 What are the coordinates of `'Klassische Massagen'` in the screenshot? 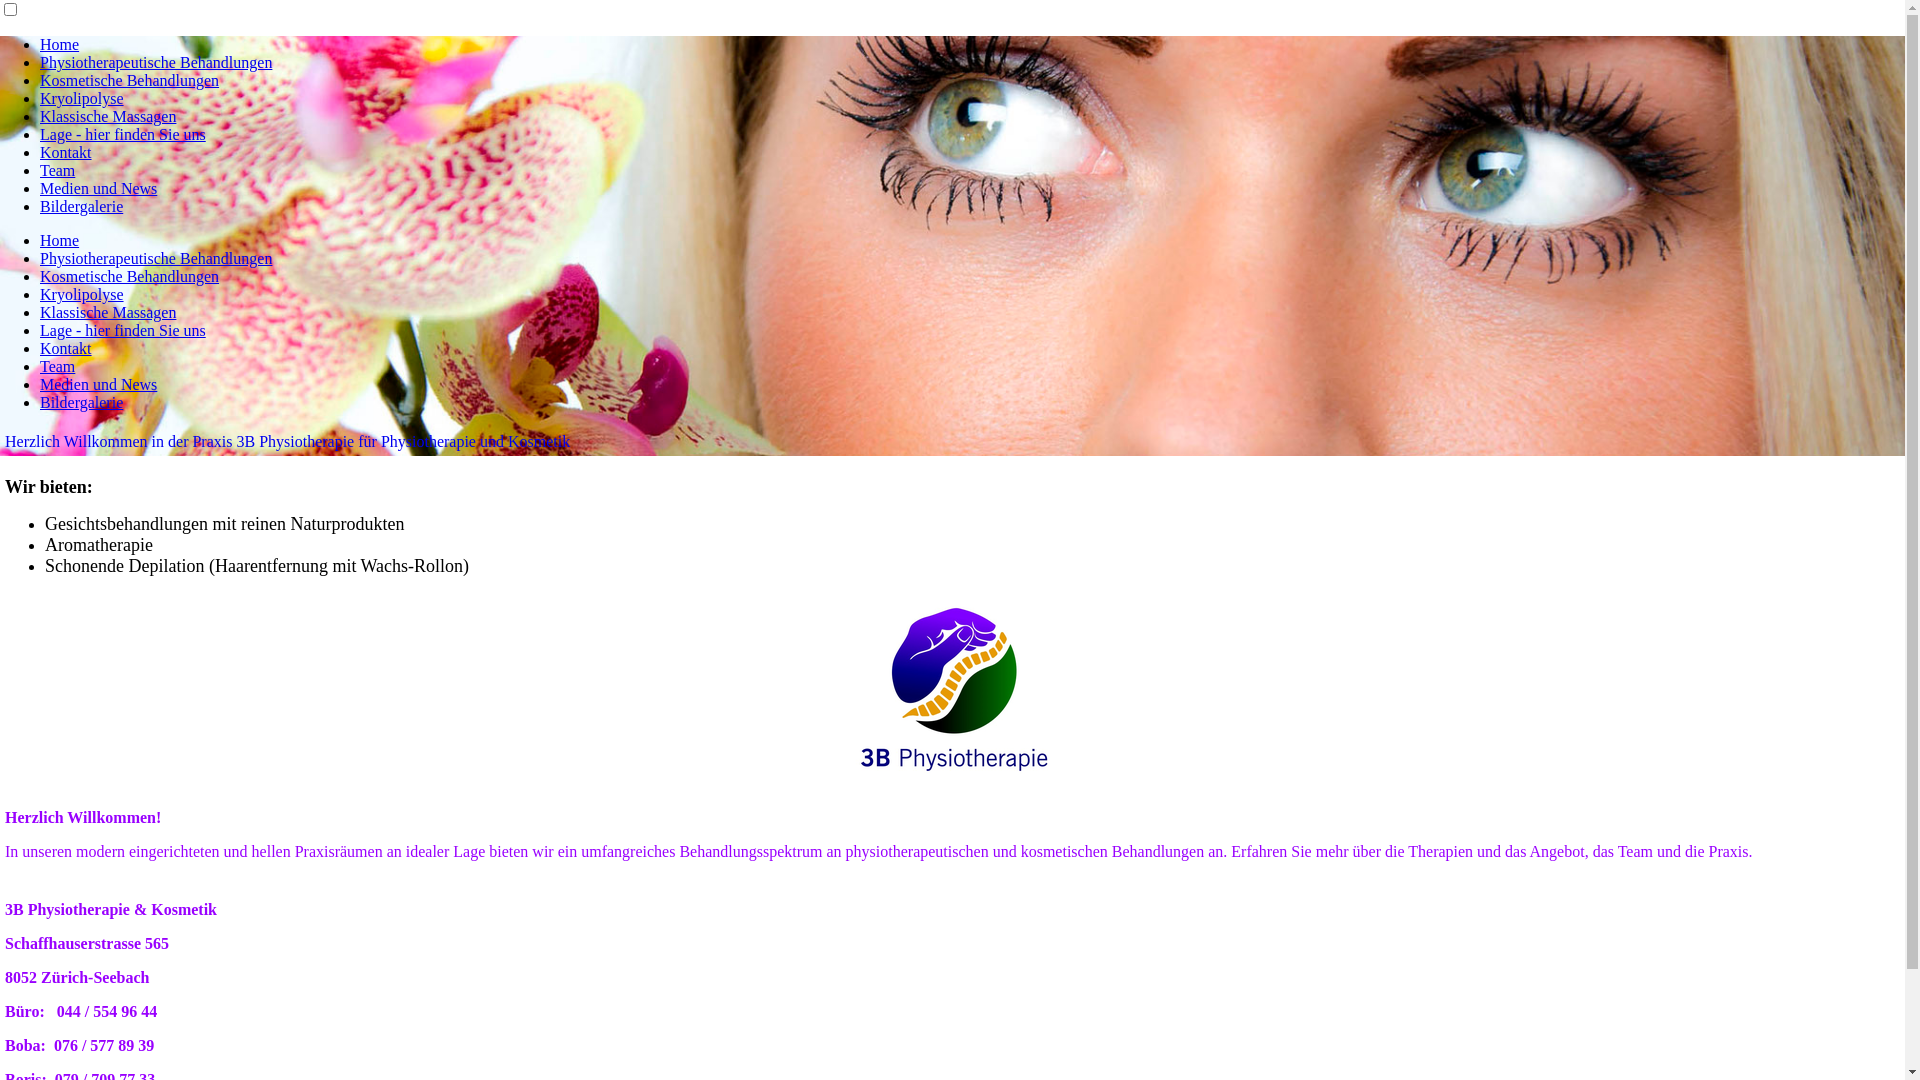 It's located at (106, 312).